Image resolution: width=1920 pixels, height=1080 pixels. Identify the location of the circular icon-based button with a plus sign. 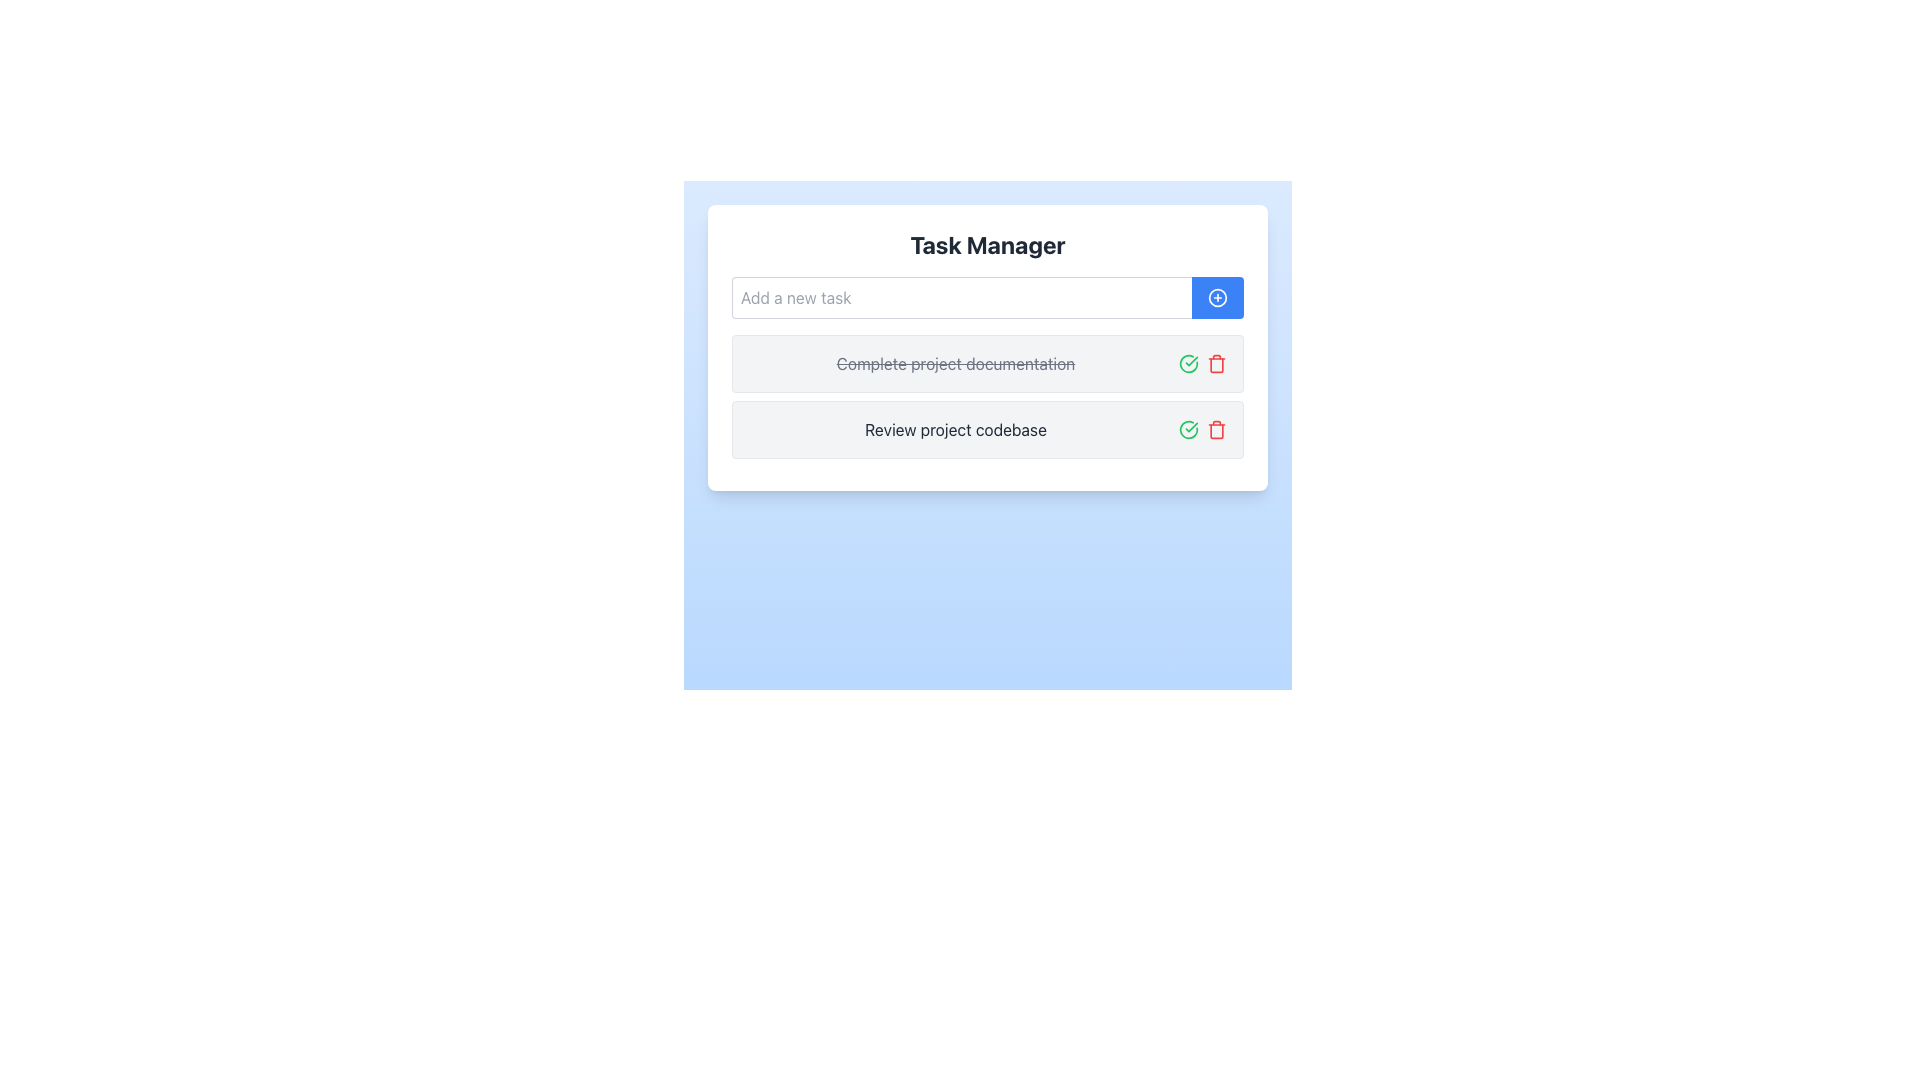
(1217, 297).